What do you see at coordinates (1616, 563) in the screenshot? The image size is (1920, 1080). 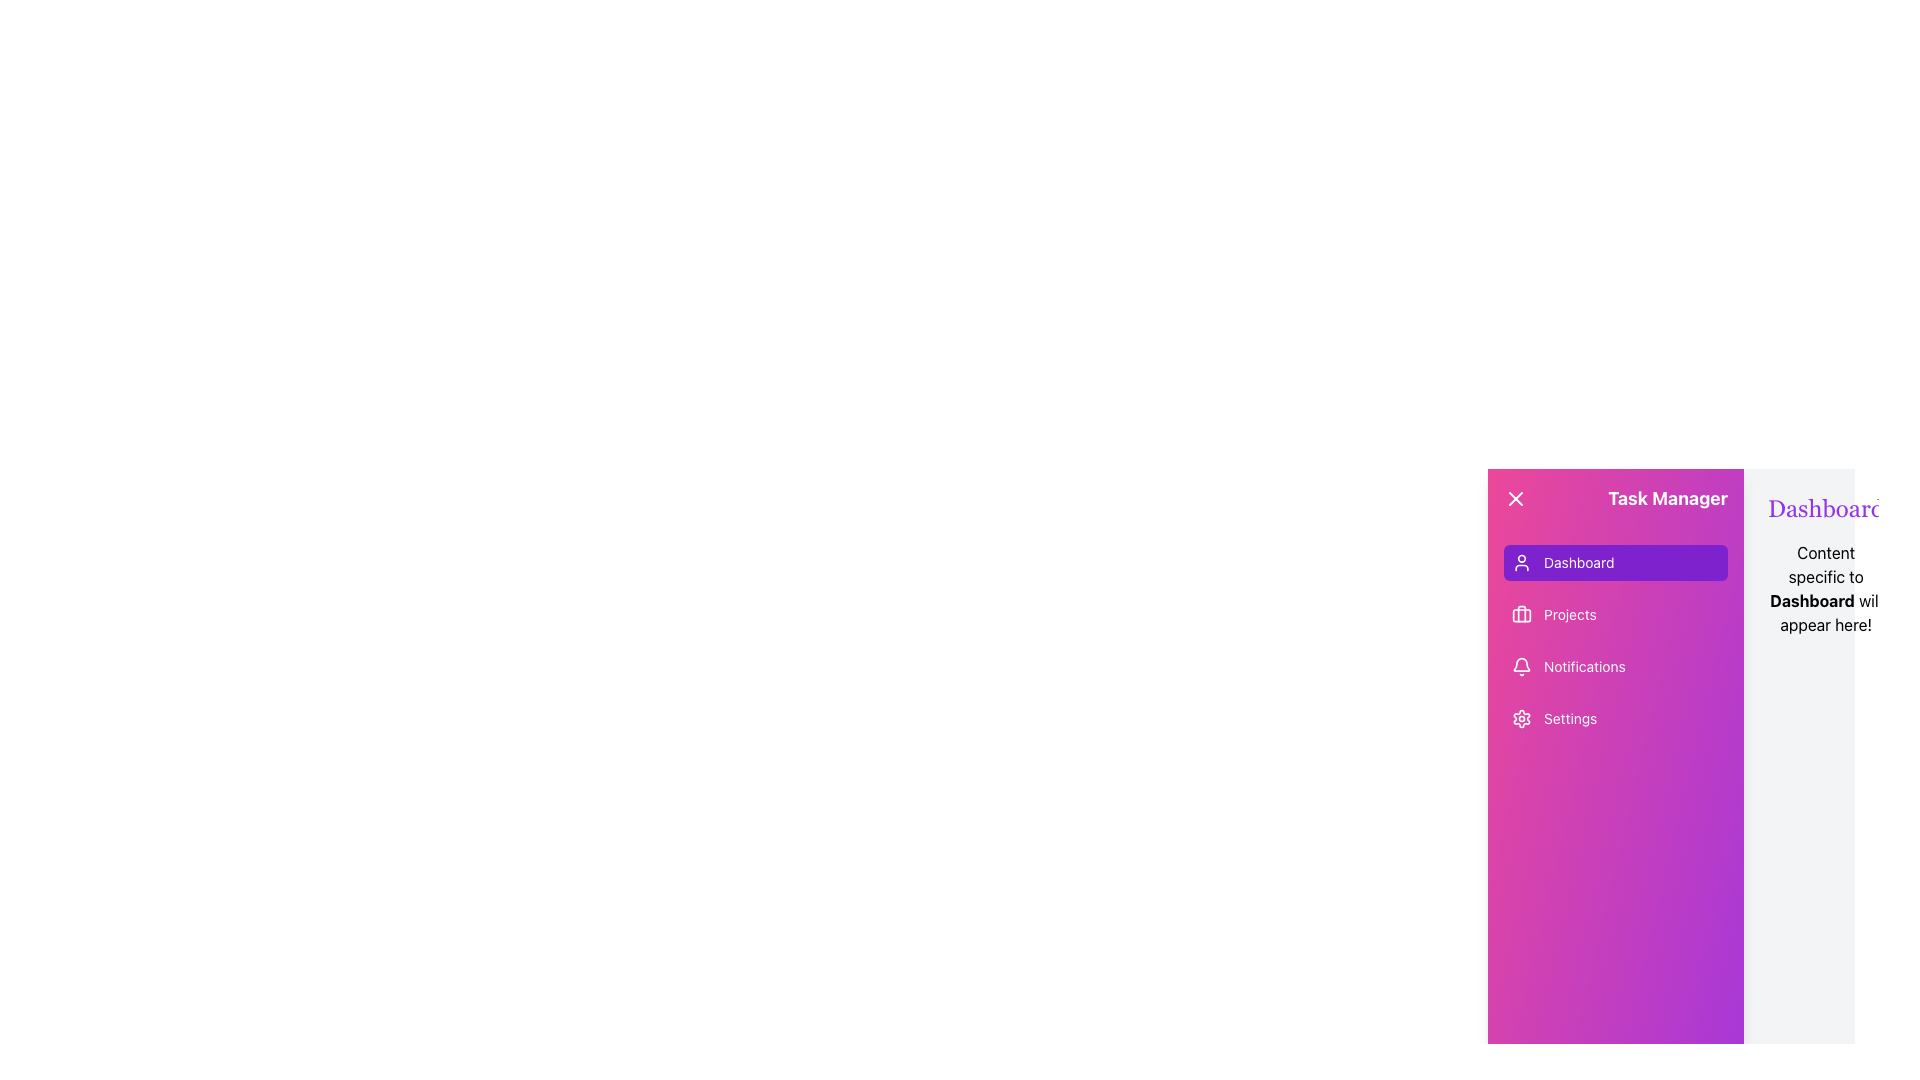 I see `the 'Dashboard' navigation button located at the top of the vertical list on the left side of the interface` at bounding box center [1616, 563].